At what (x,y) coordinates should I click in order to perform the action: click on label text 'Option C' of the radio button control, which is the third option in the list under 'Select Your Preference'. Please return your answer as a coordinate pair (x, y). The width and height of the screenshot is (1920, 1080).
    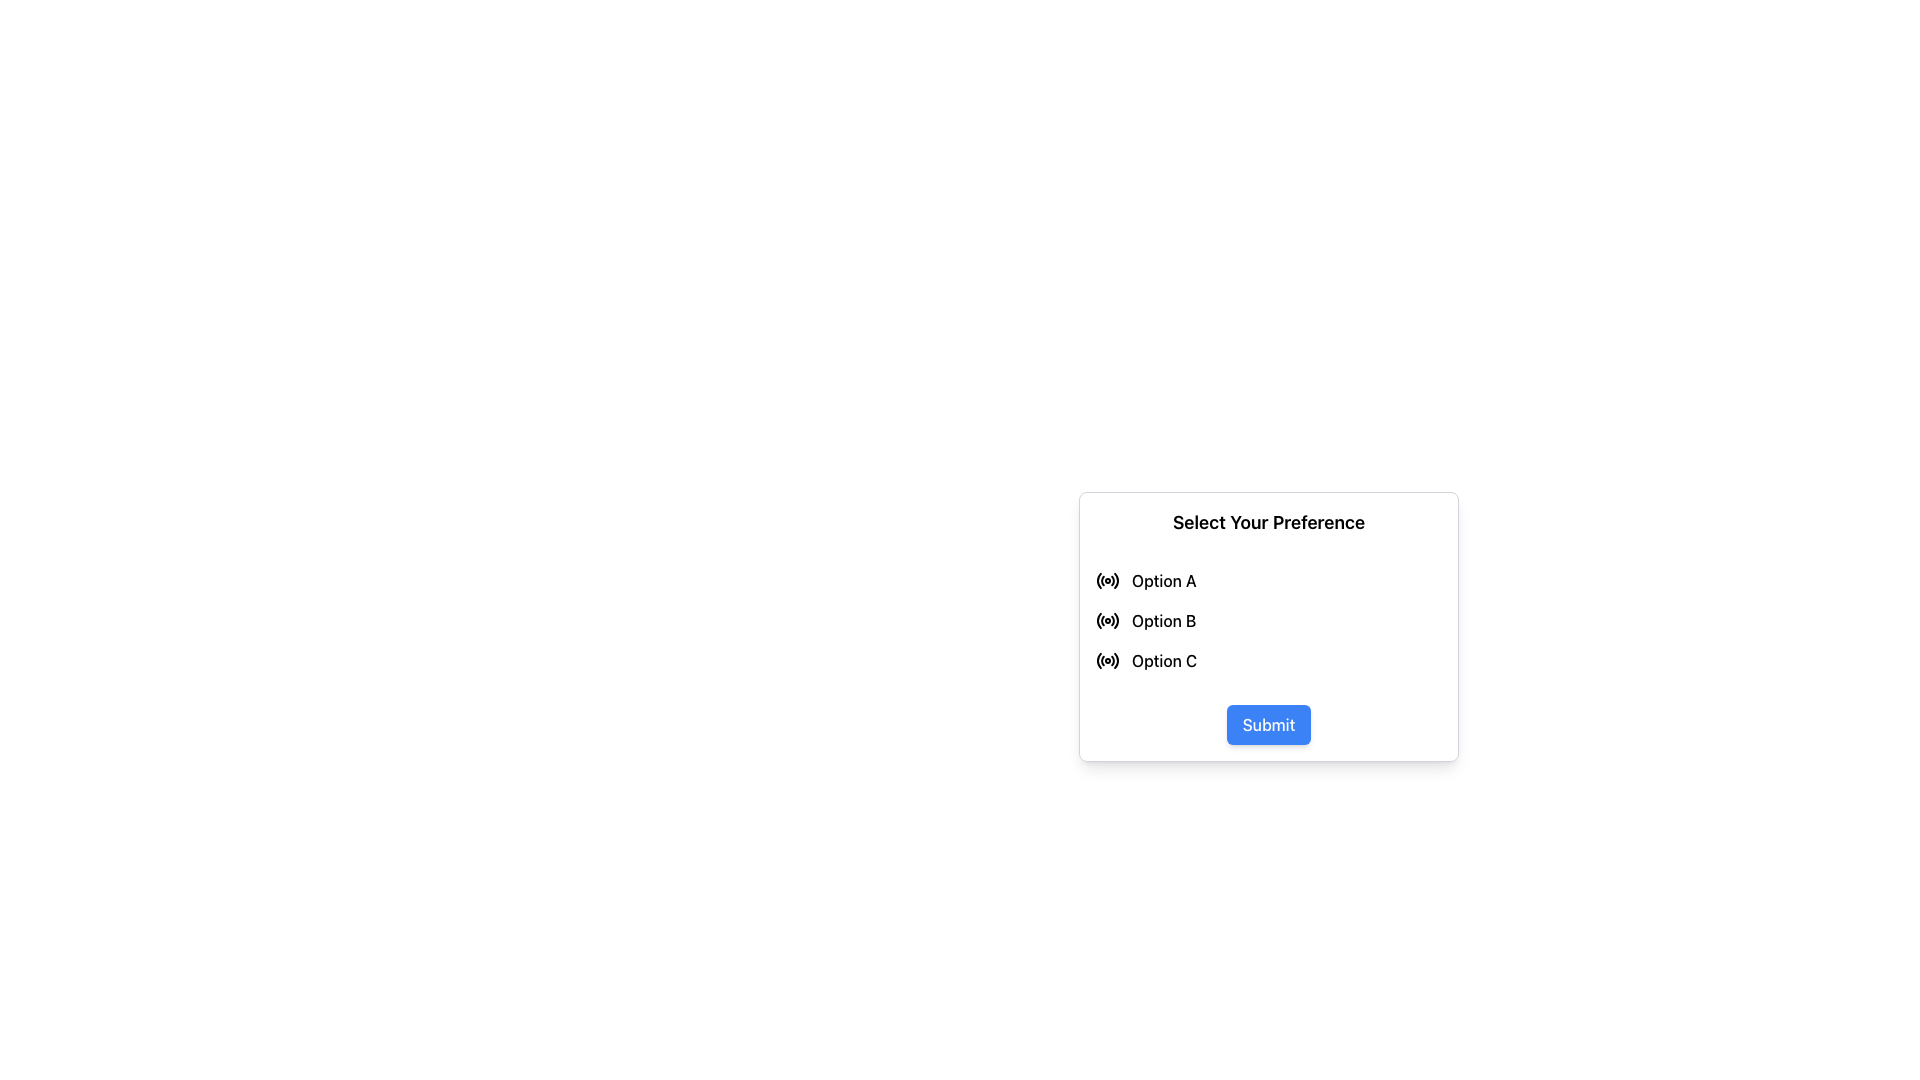
    Looking at the image, I should click on (1164, 660).